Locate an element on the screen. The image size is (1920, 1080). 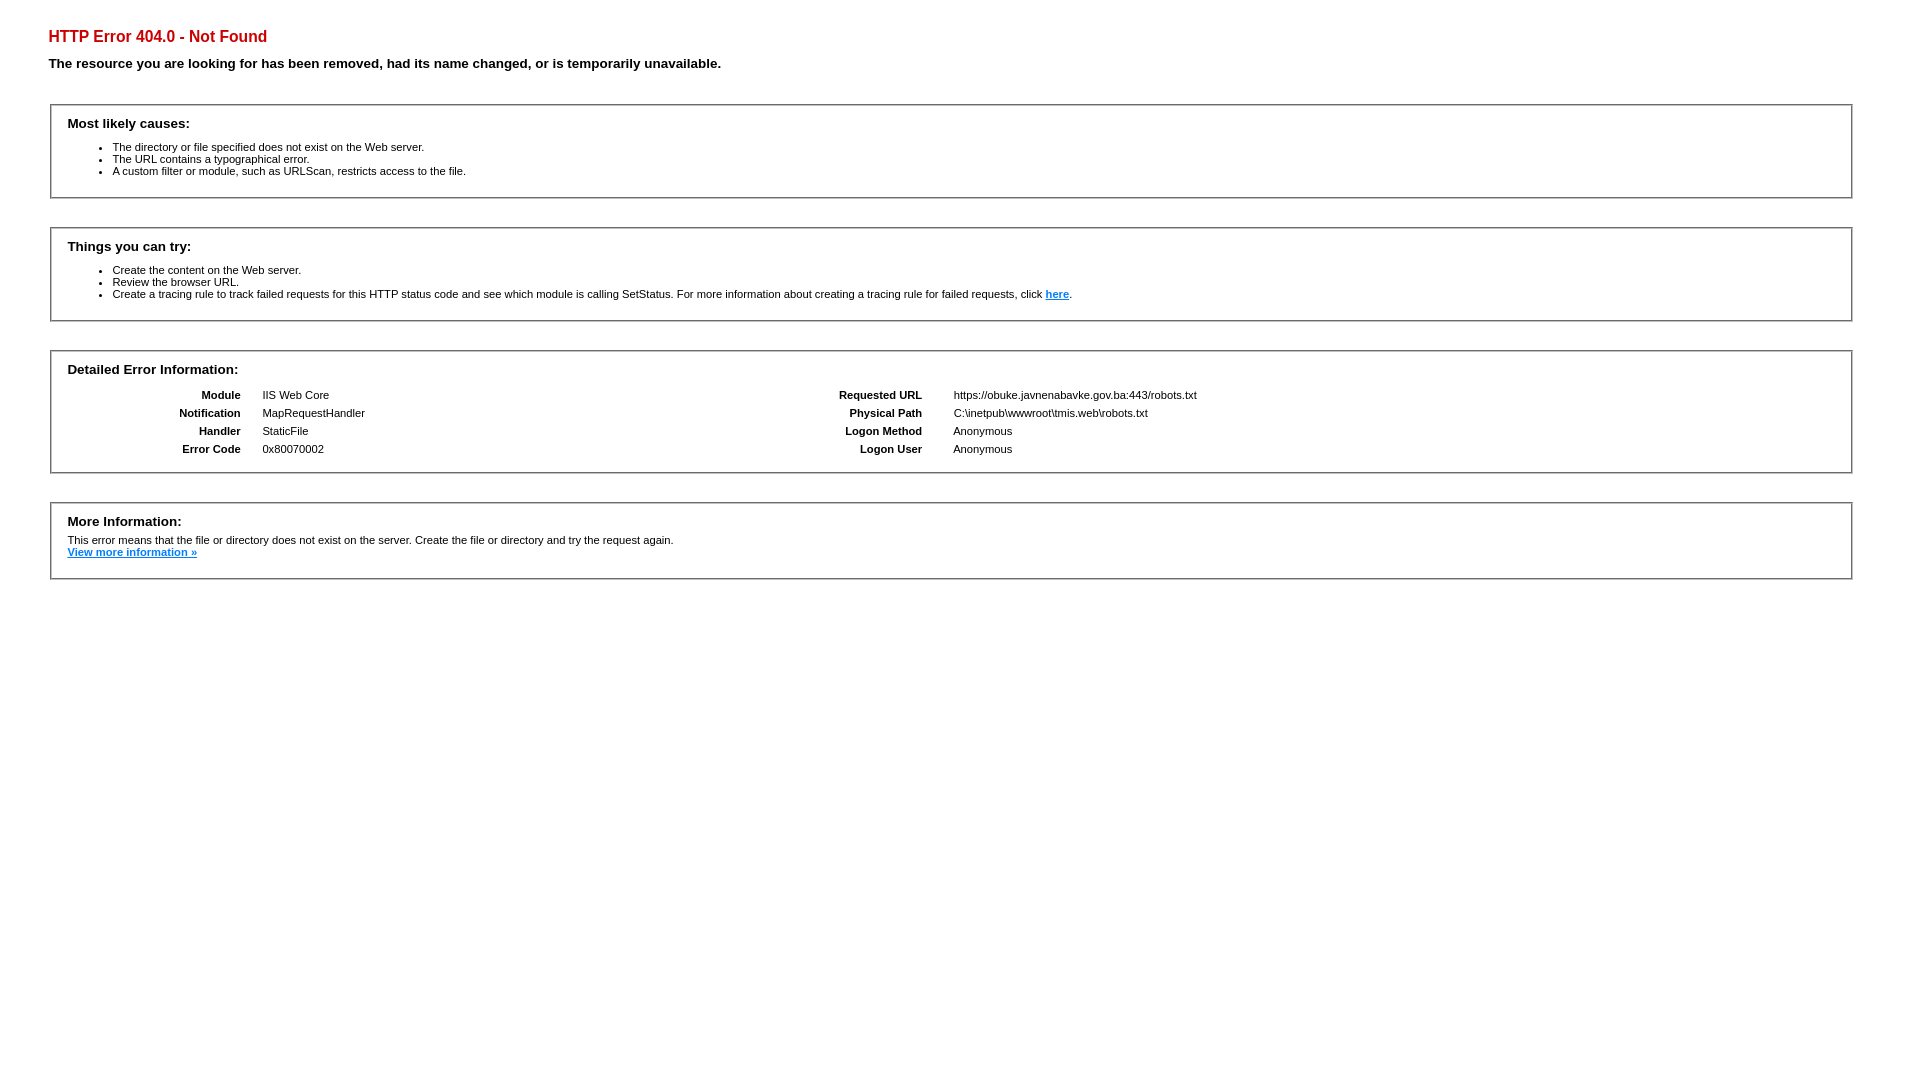
'here' is located at coordinates (1056, 293).